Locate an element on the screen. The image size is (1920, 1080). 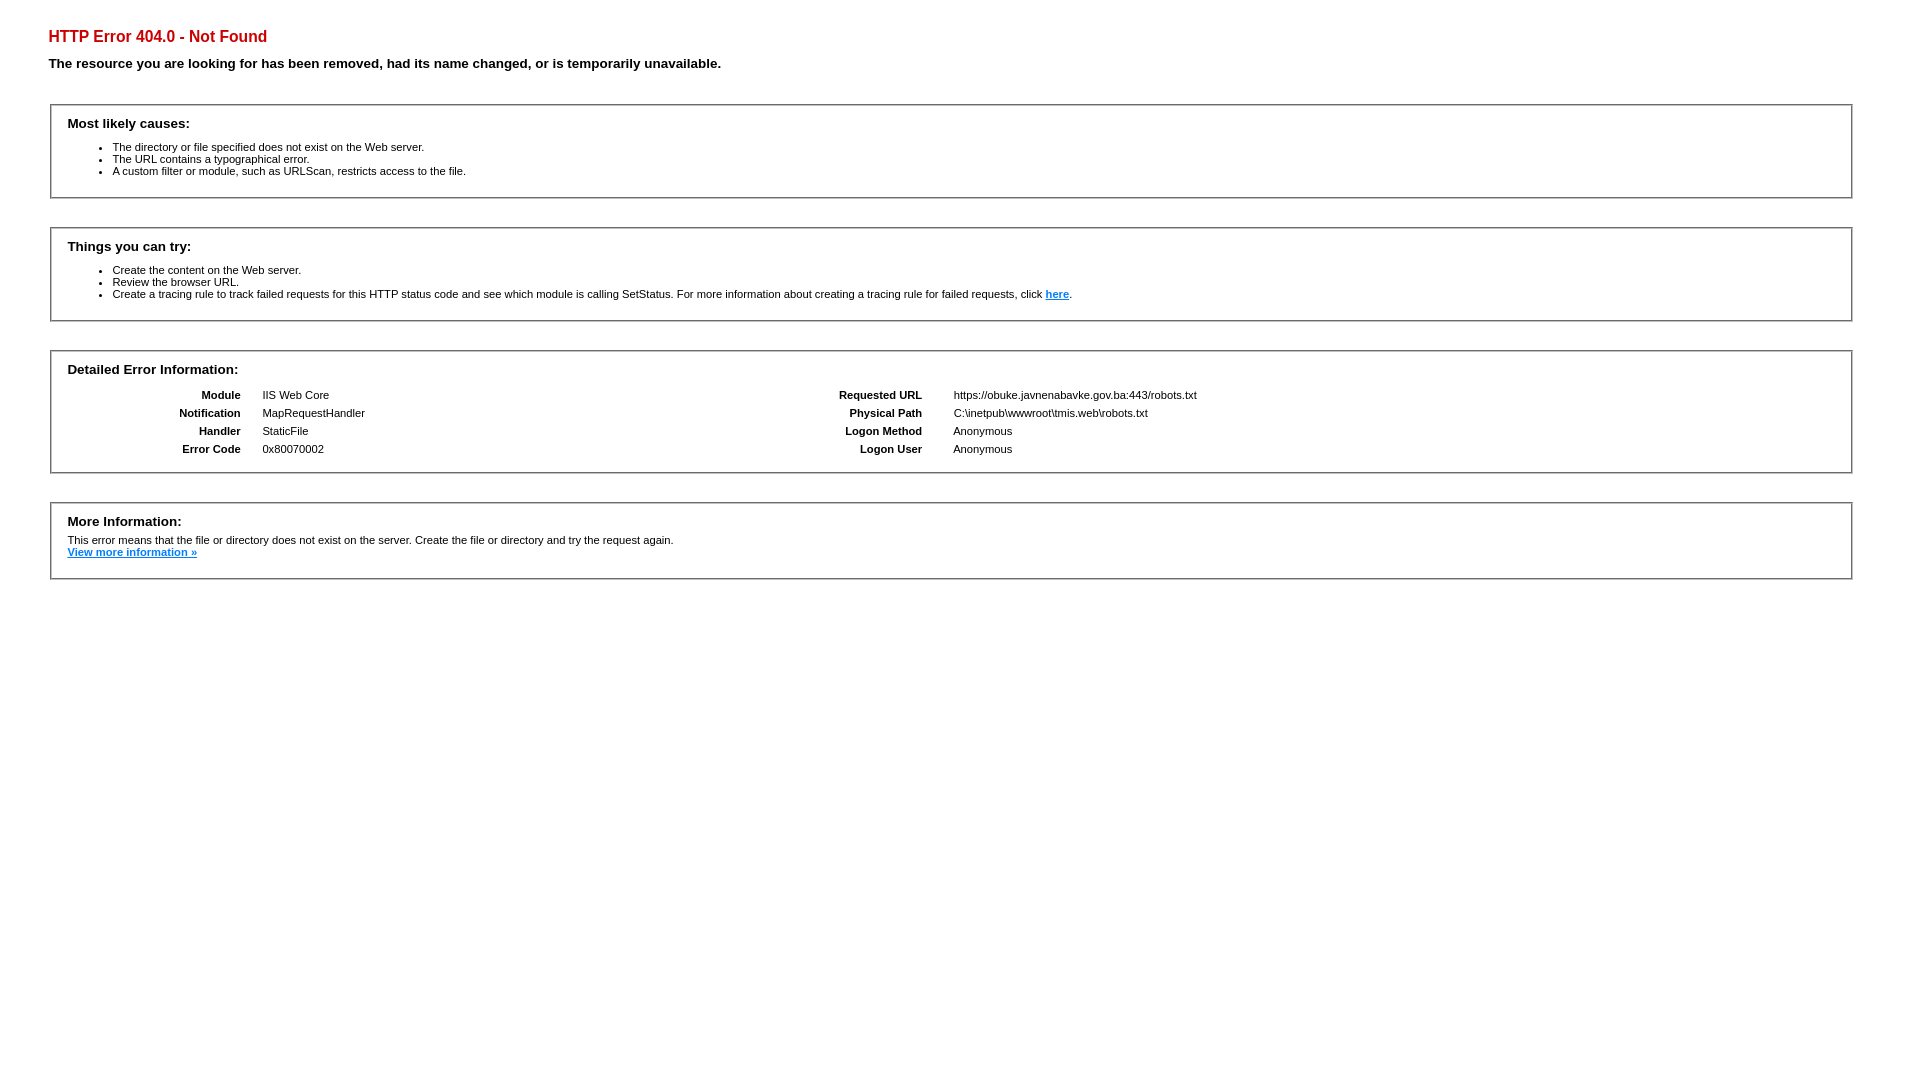
'here' is located at coordinates (1056, 293).